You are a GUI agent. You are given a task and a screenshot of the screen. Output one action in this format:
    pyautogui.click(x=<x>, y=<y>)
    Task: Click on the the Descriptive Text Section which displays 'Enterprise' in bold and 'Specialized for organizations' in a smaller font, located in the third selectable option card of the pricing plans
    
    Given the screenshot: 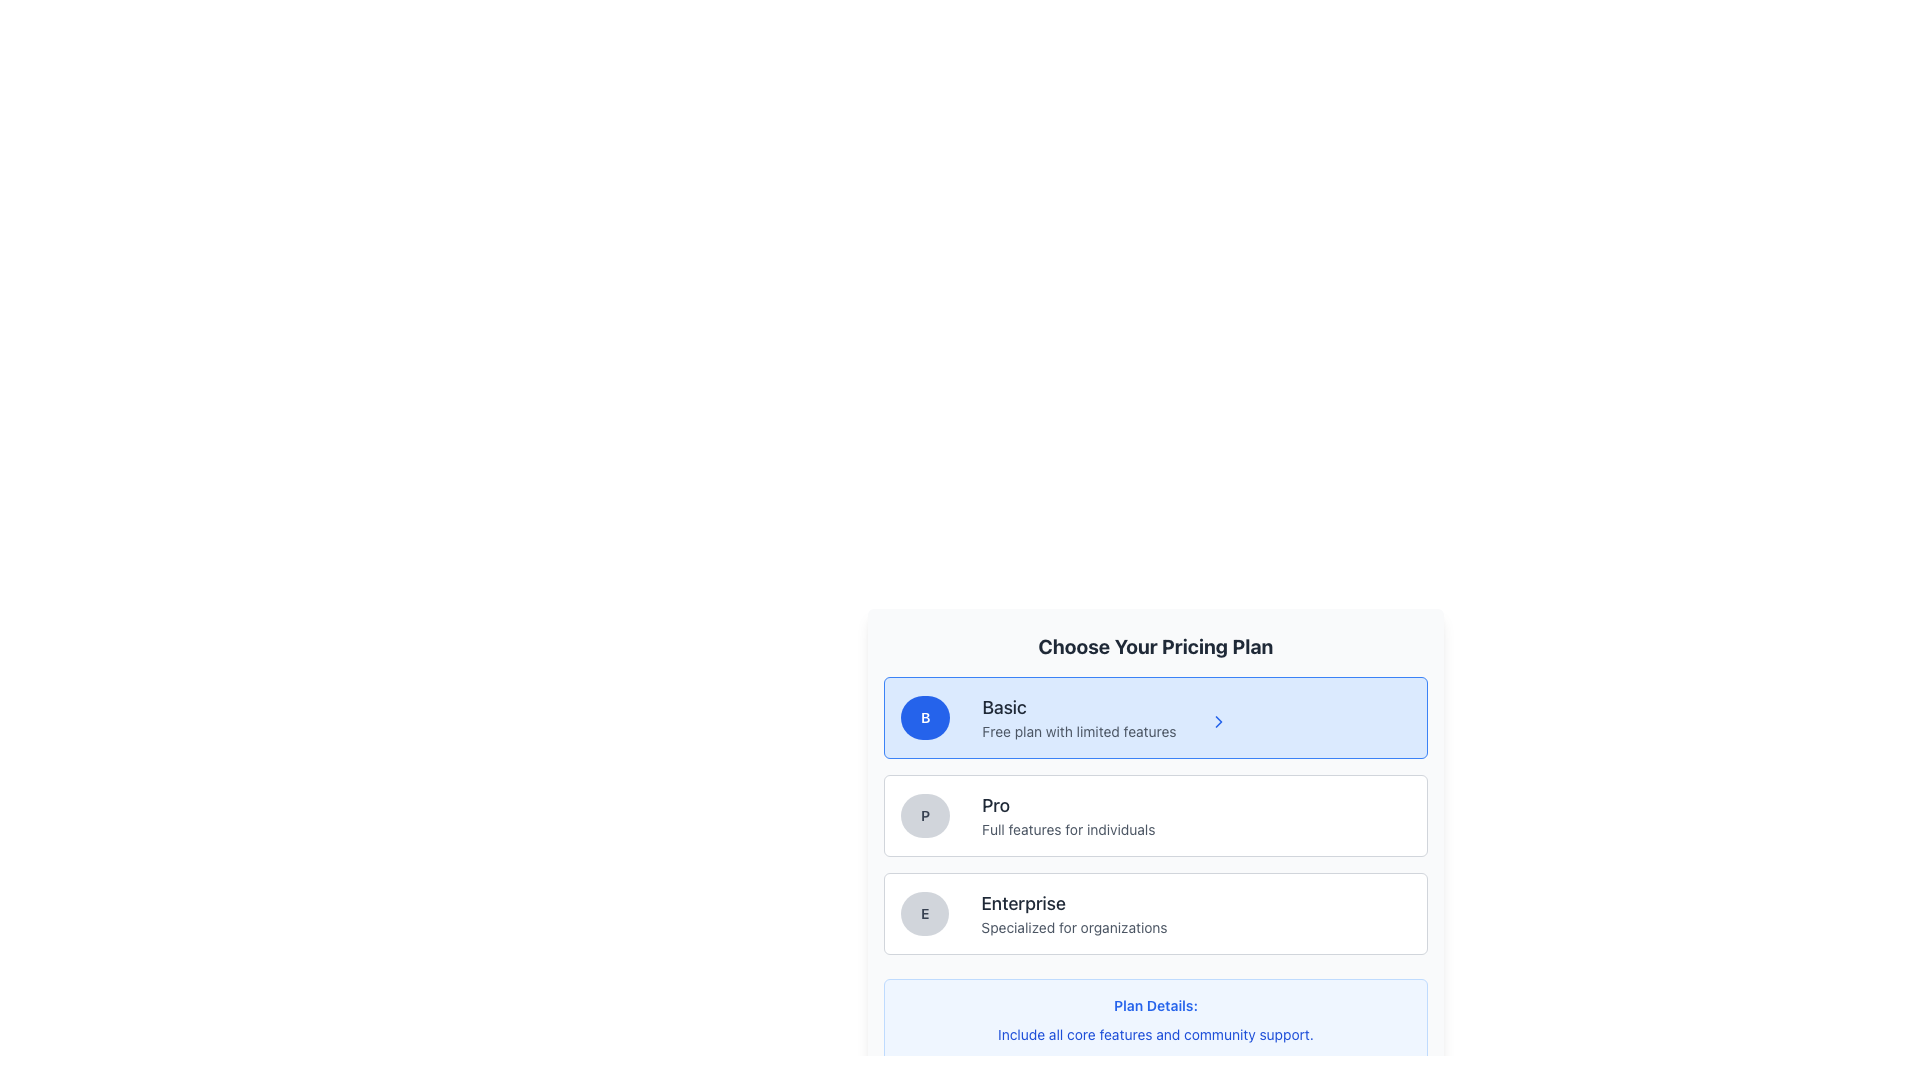 What is the action you would take?
    pyautogui.click(x=1073, y=914)
    